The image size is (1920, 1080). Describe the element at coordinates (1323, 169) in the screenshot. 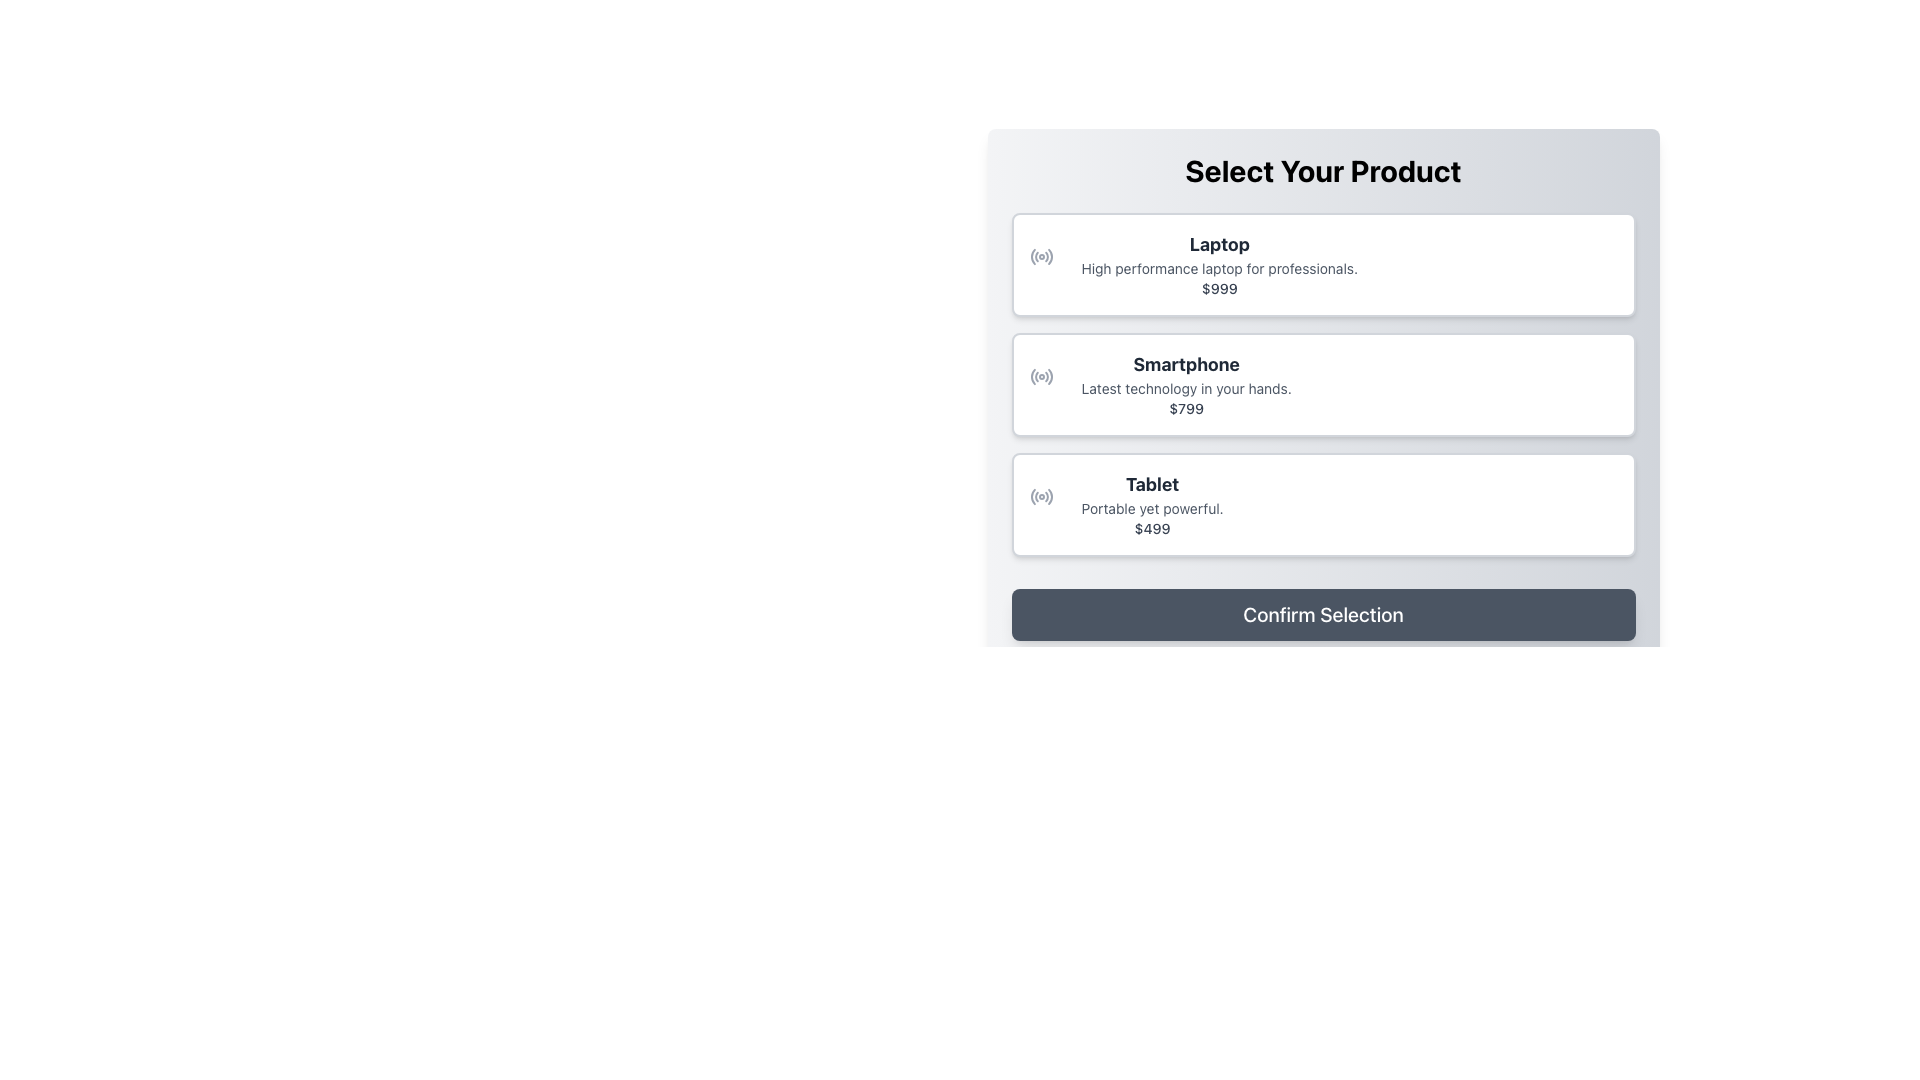

I see `the static text heading that serves as a title providing context to the user about selection options` at that location.